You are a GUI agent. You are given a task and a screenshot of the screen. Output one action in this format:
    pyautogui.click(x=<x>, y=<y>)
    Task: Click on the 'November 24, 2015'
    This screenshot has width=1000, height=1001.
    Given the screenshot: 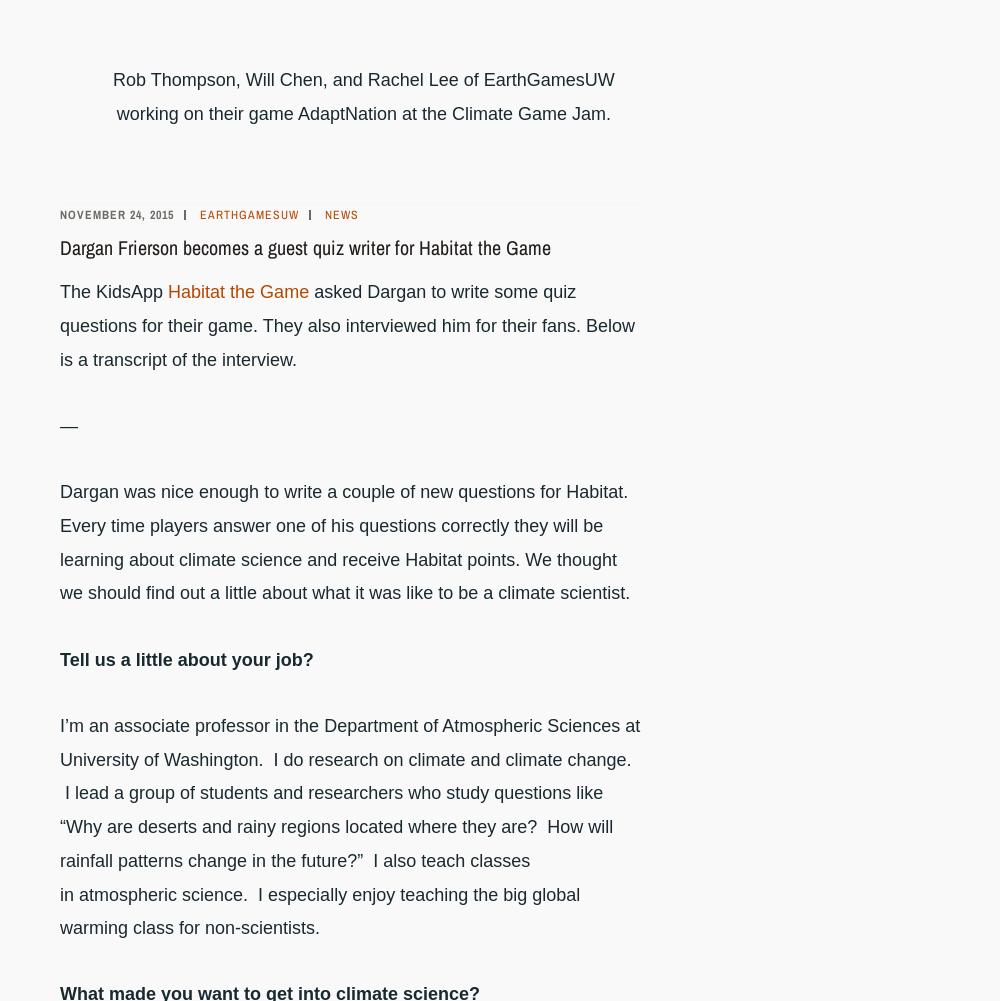 What is the action you would take?
    pyautogui.click(x=116, y=214)
    